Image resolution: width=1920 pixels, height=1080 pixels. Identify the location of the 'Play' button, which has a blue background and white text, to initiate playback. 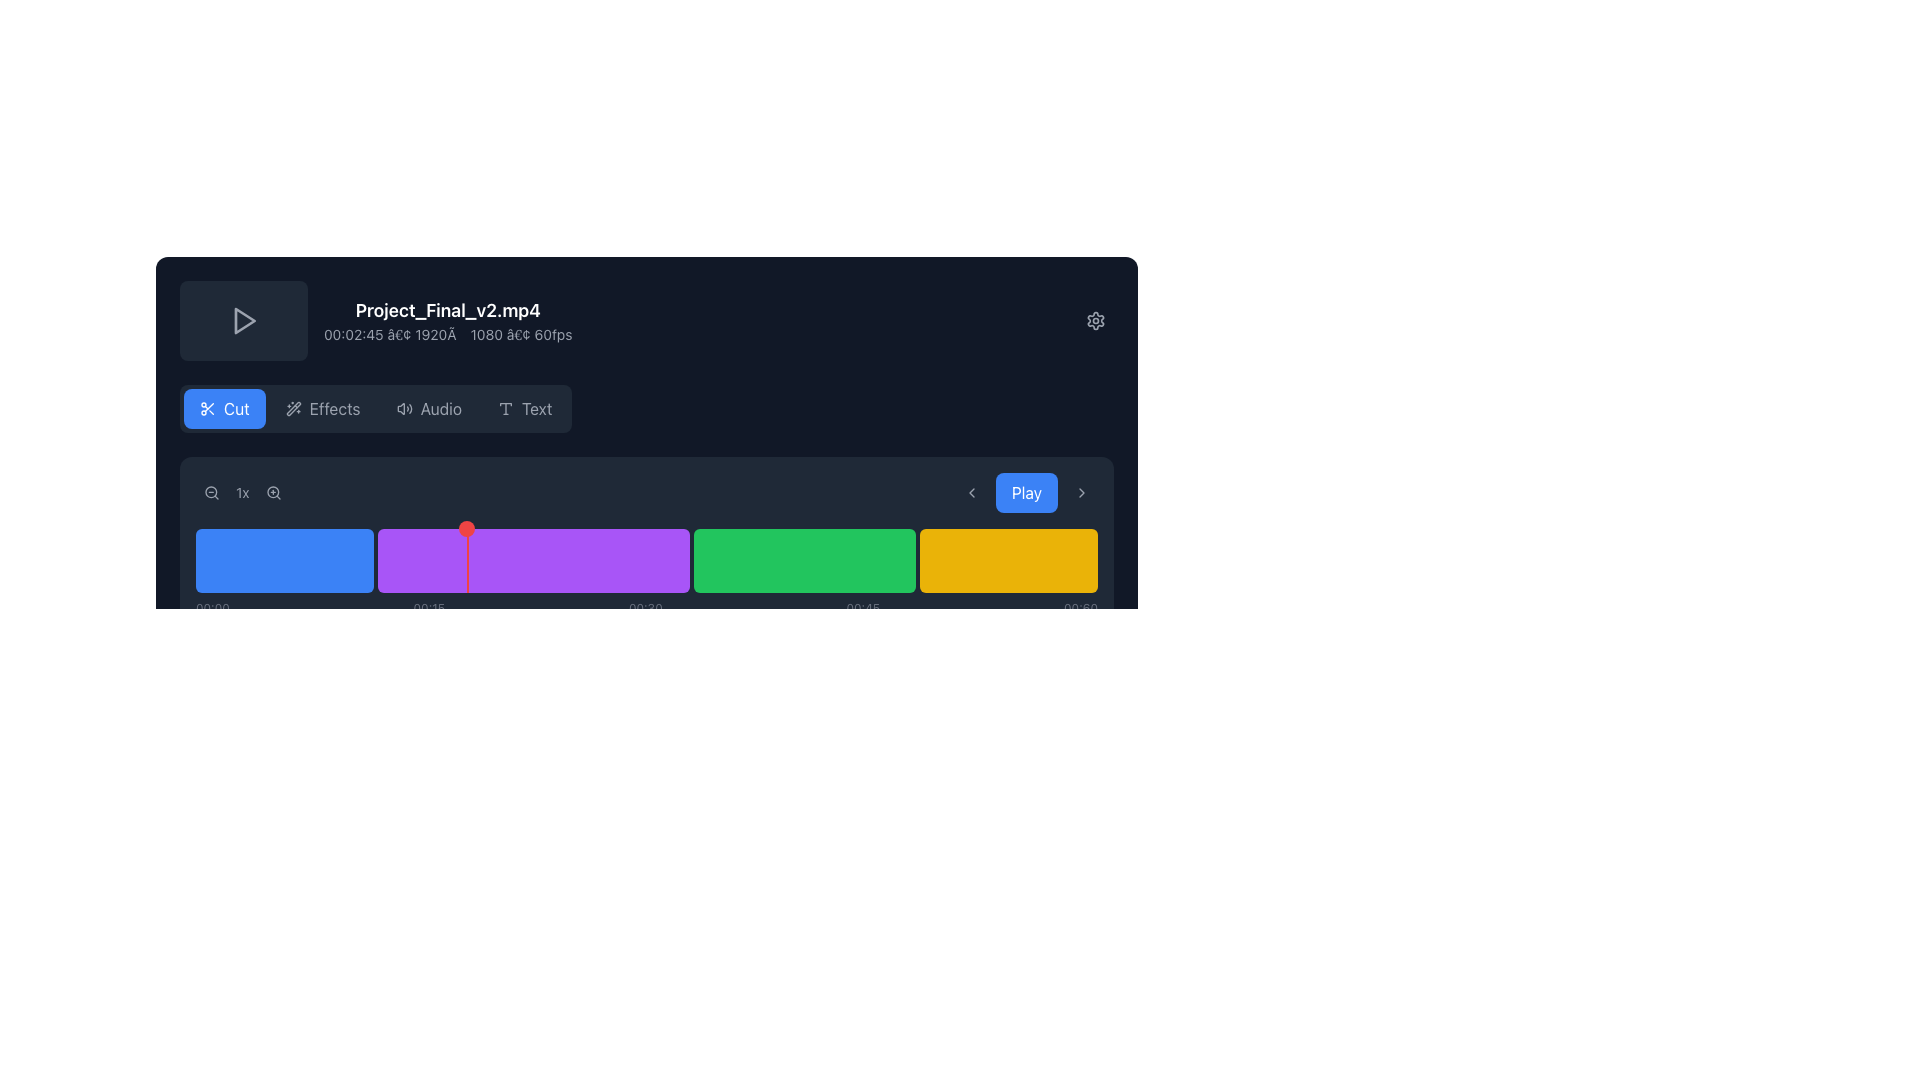
(1026, 493).